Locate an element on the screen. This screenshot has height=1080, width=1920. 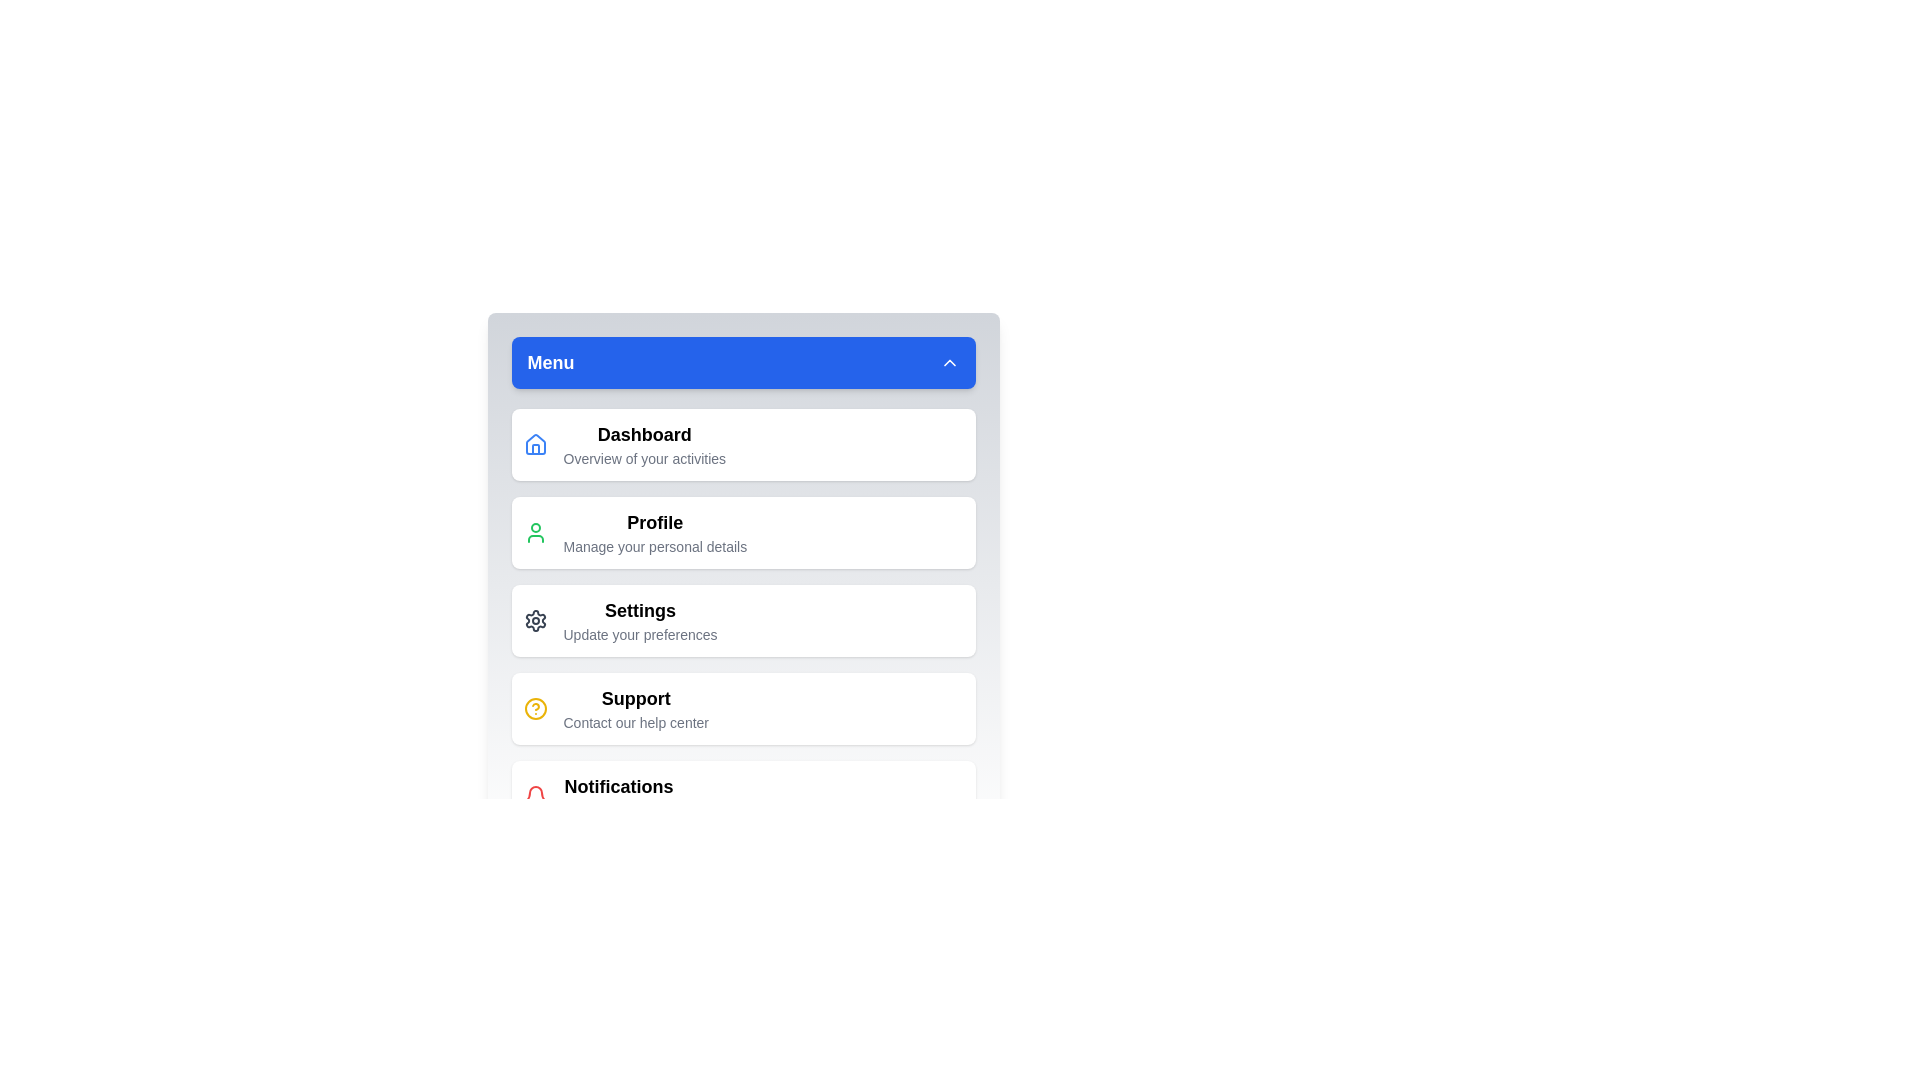
the text-based information component that serves as a title and brief description for the 'Dashboard' section, located under the blue bar titled 'Menu' in the sidebar menu is located at coordinates (644, 443).